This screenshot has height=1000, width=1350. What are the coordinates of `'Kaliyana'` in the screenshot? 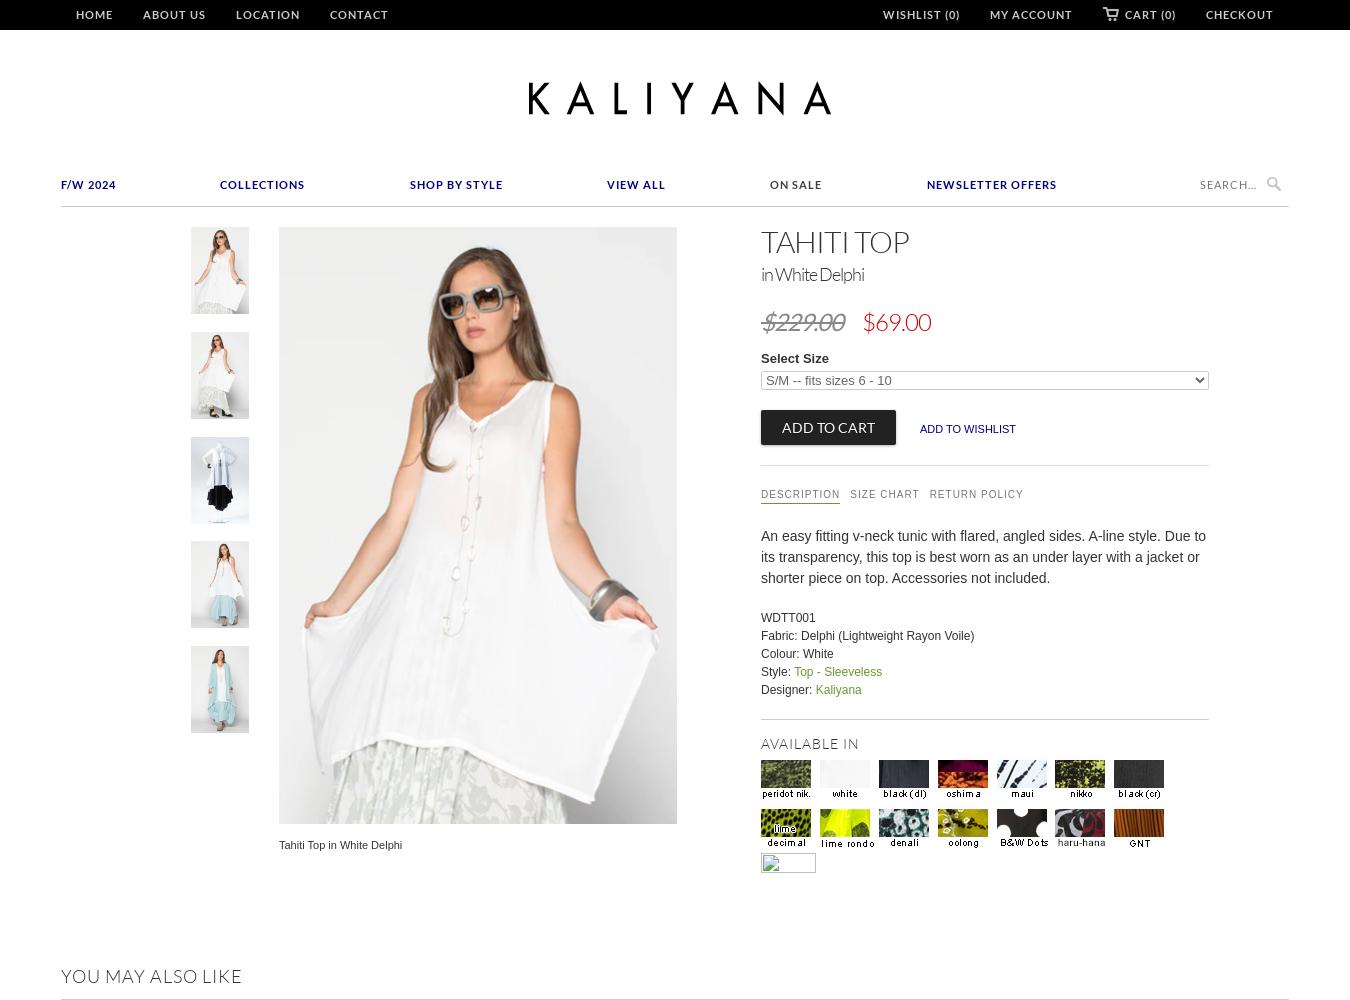 It's located at (837, 688).